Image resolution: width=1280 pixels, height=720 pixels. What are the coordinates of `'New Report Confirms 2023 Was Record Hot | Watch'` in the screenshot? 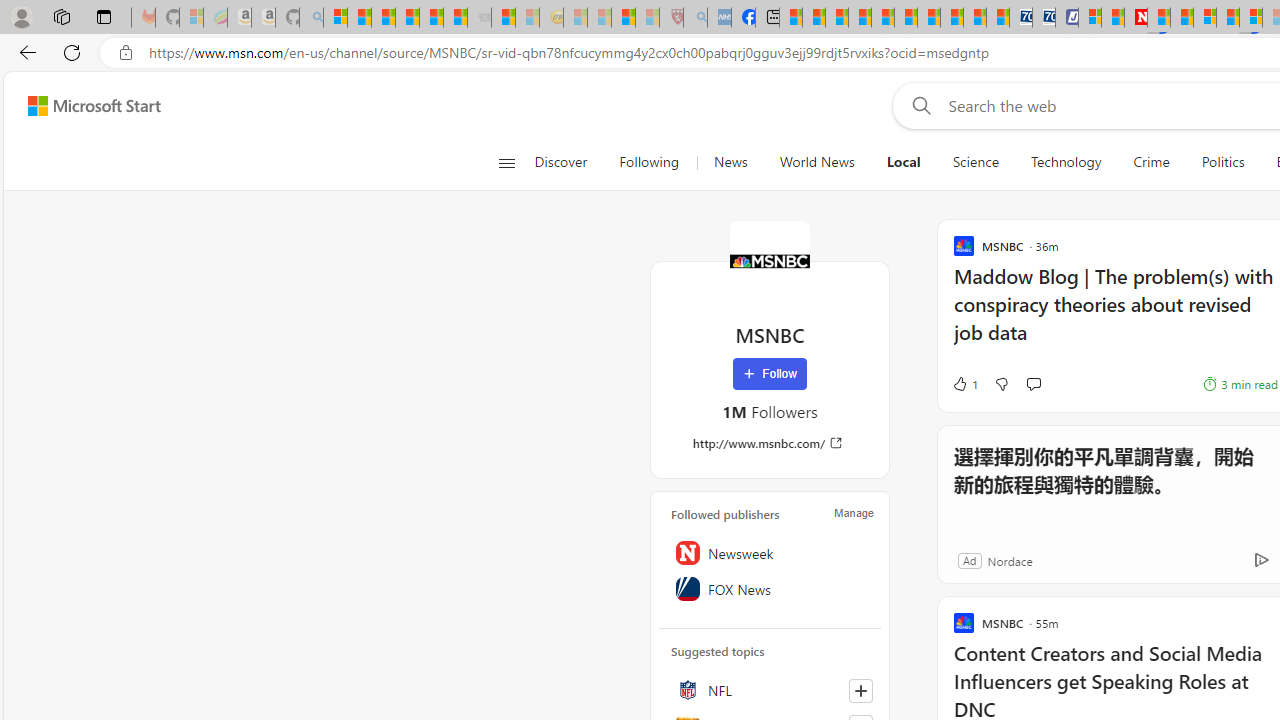 It's located at (430, 17).